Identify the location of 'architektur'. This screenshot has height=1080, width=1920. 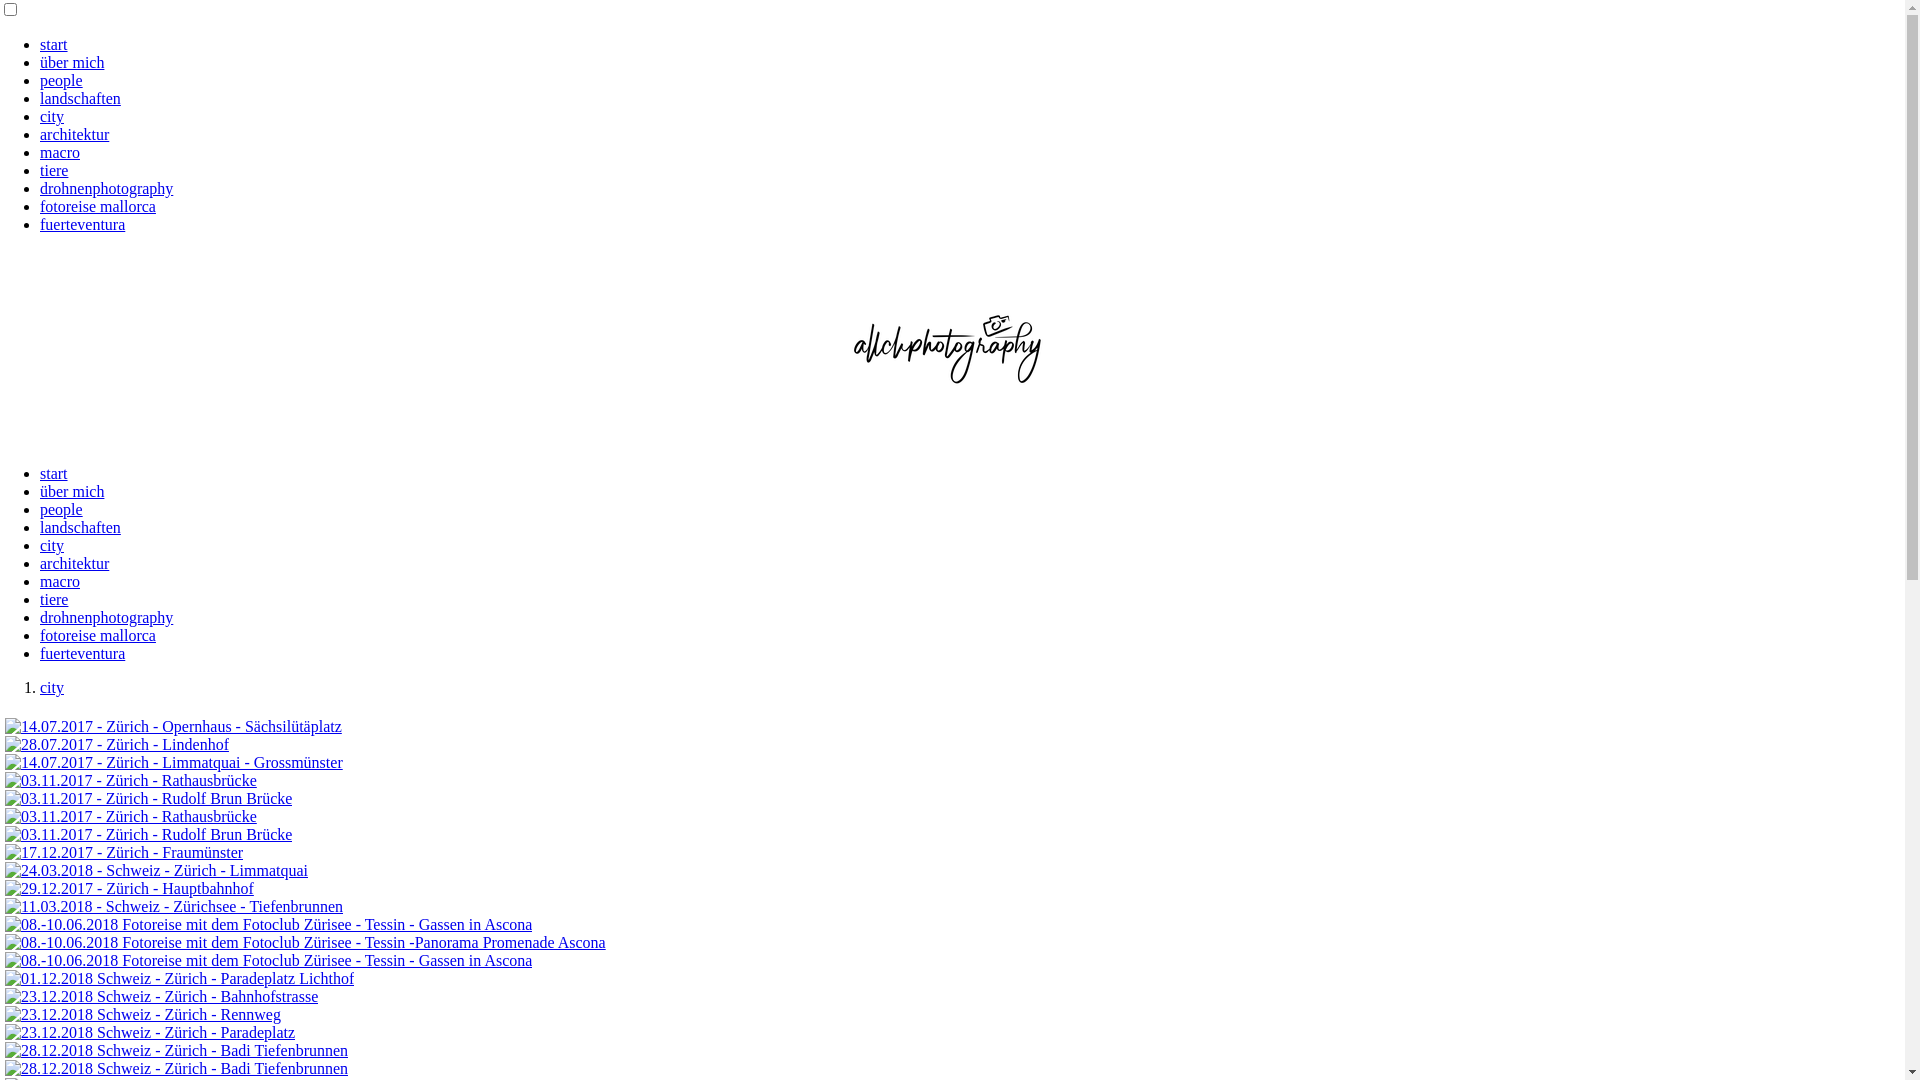
(74, 134).